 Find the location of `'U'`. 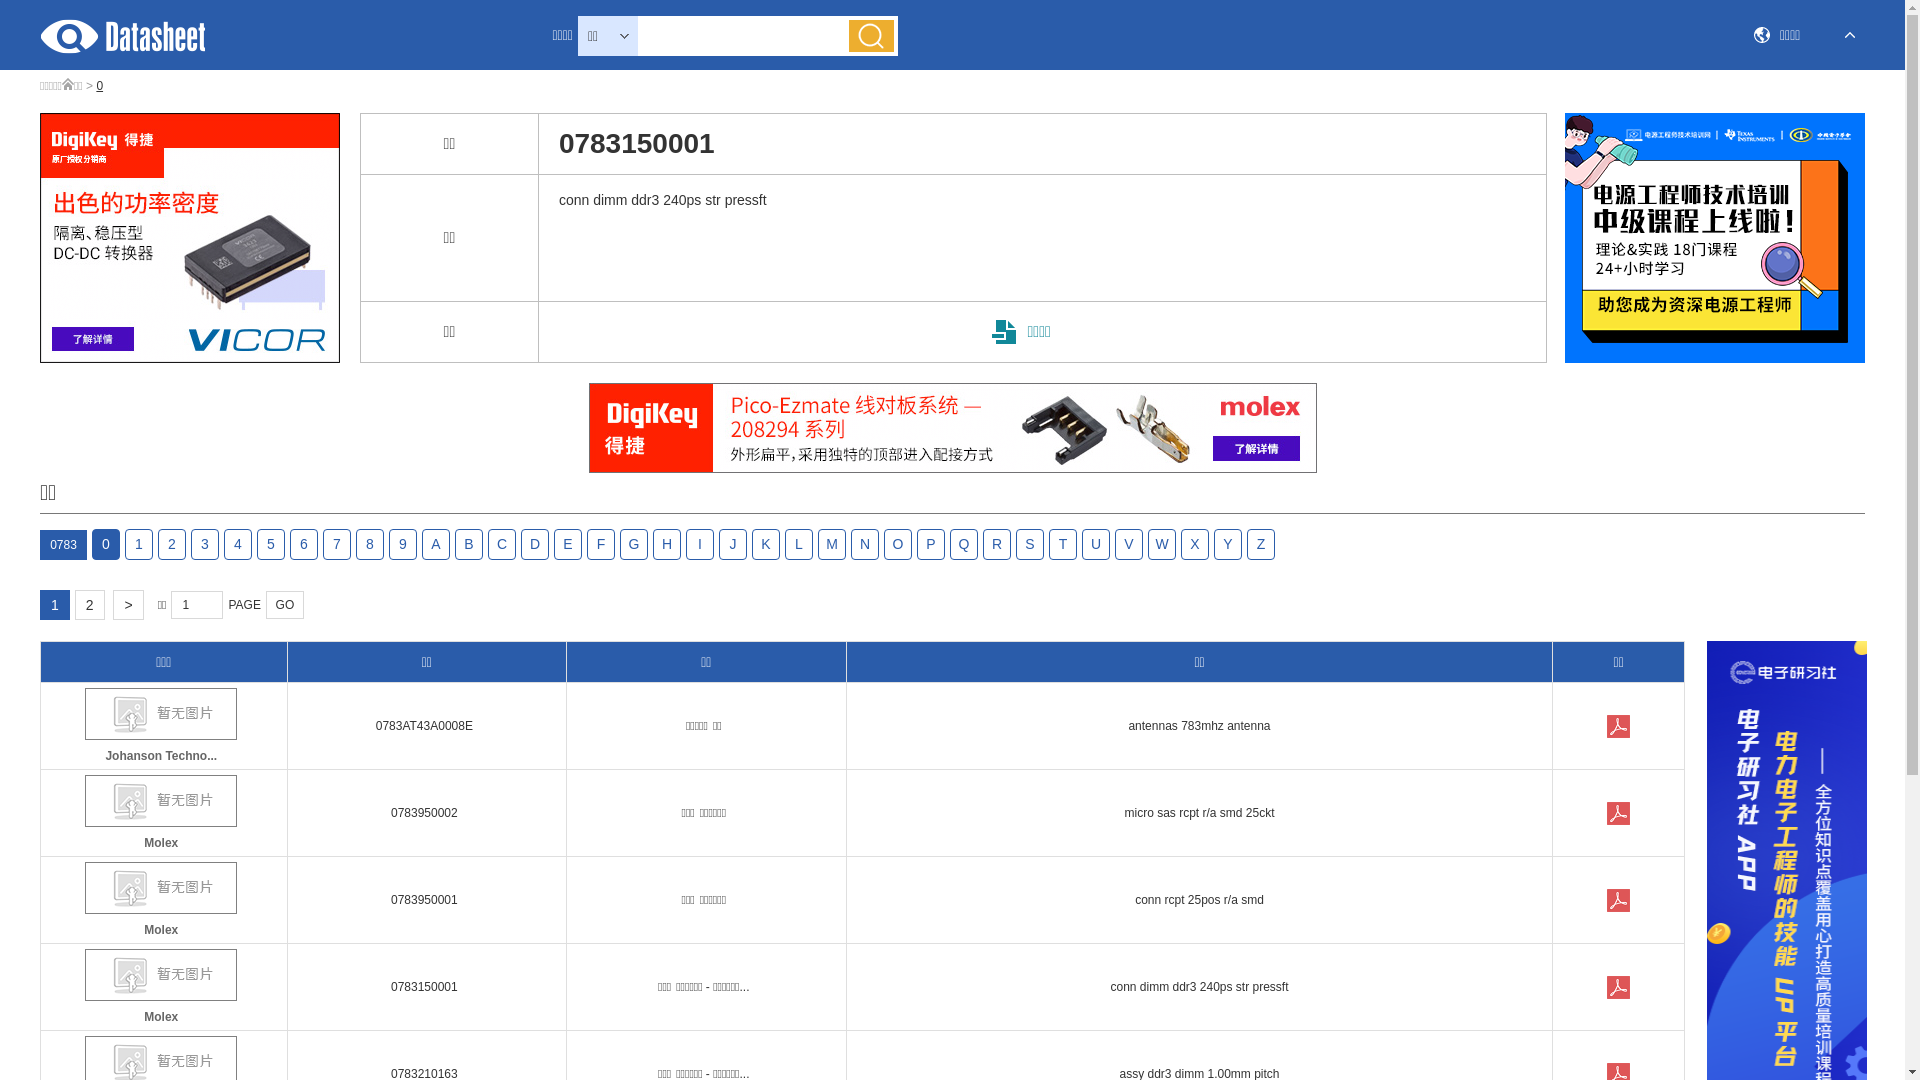

'U' is located at coordinates (1094, 544).